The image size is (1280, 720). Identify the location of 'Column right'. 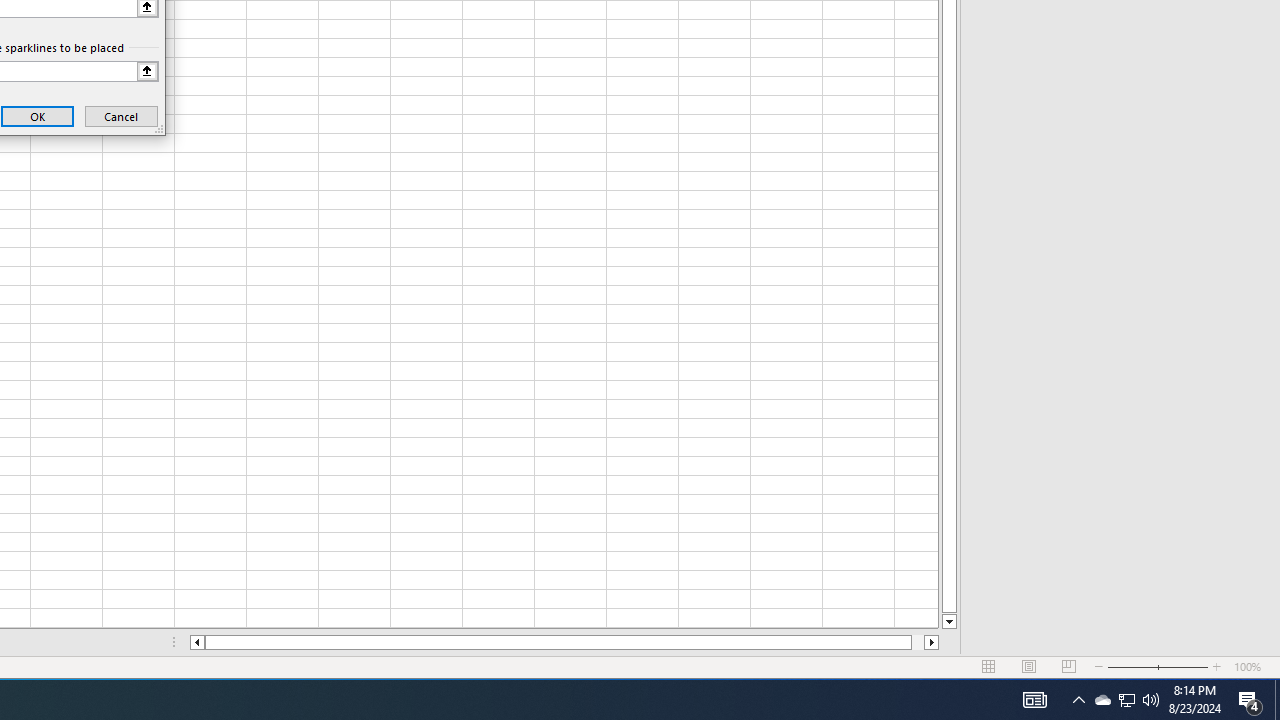
(931, 642).